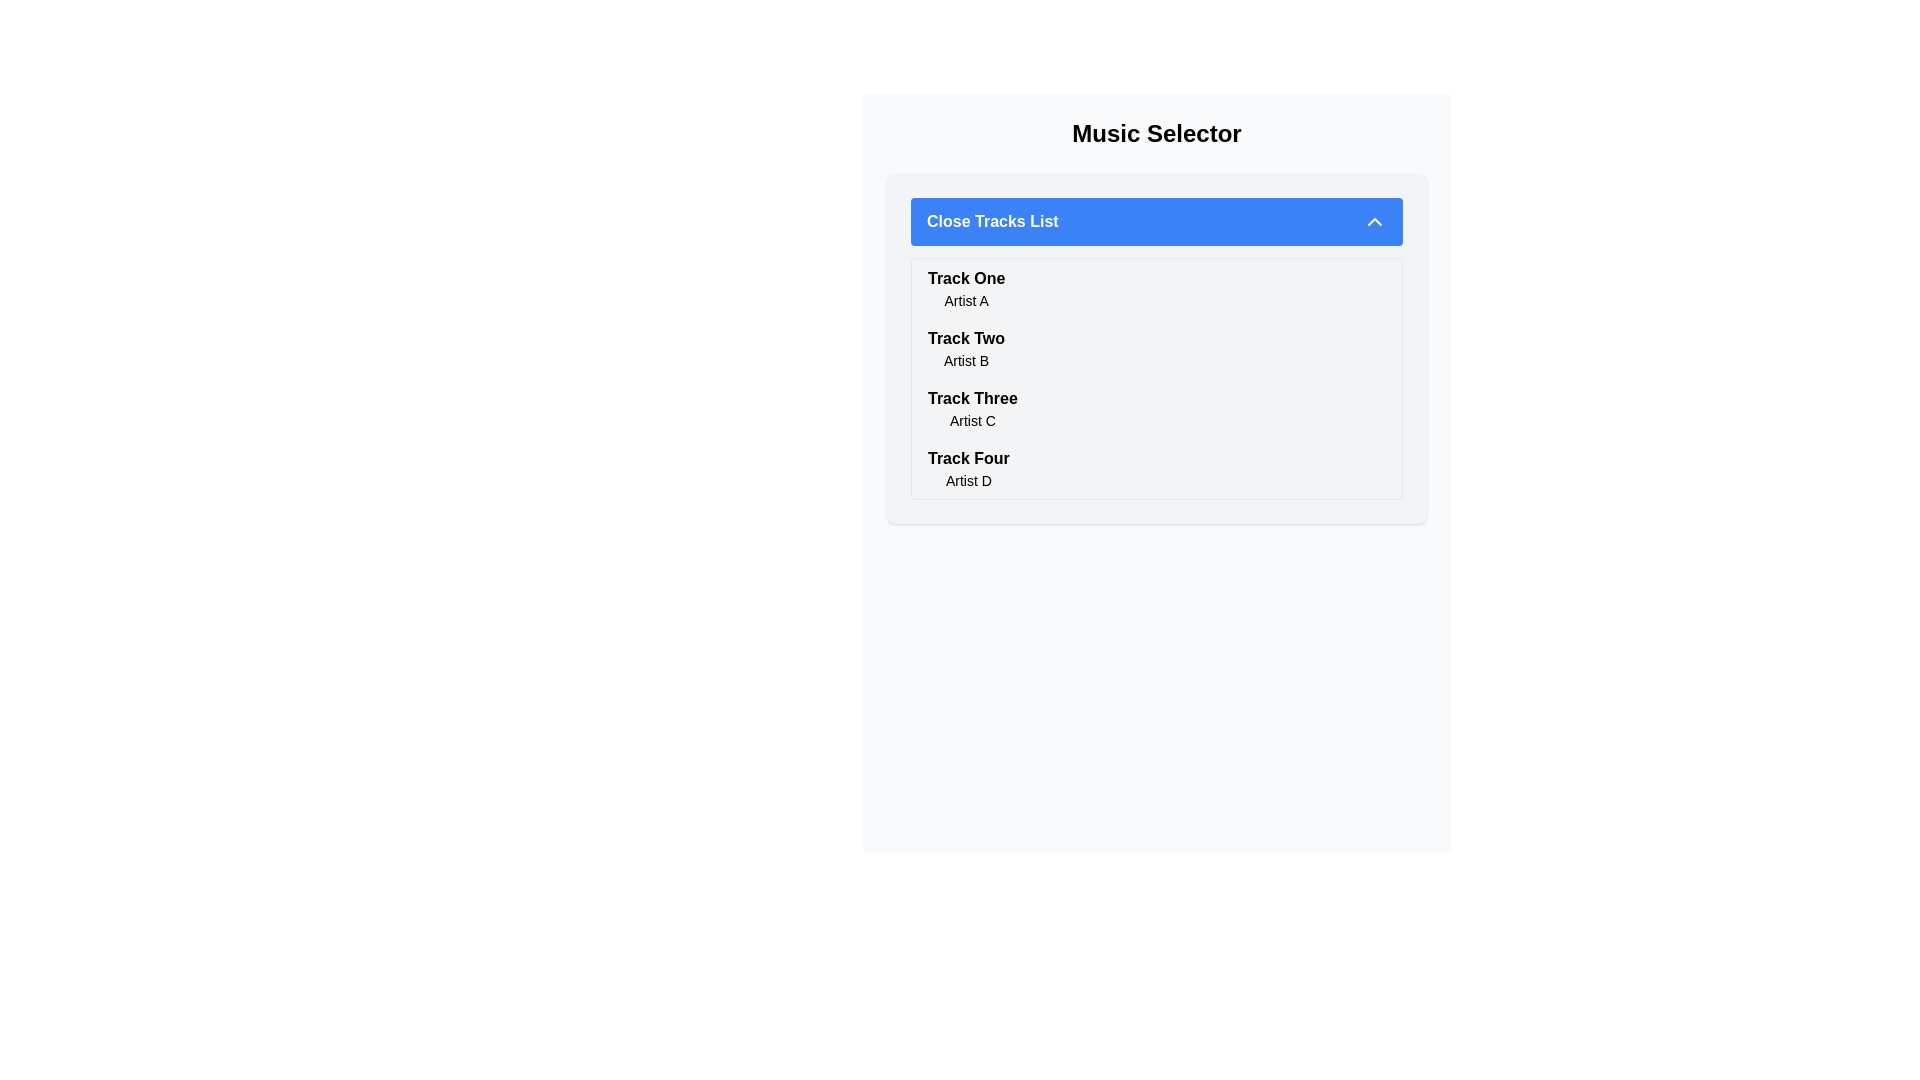 This screenshot has height=1080, width=1920. Describe the element at coordinates (968, 469) in the screenshot. I see `the 'Track Four' text label` at that location.